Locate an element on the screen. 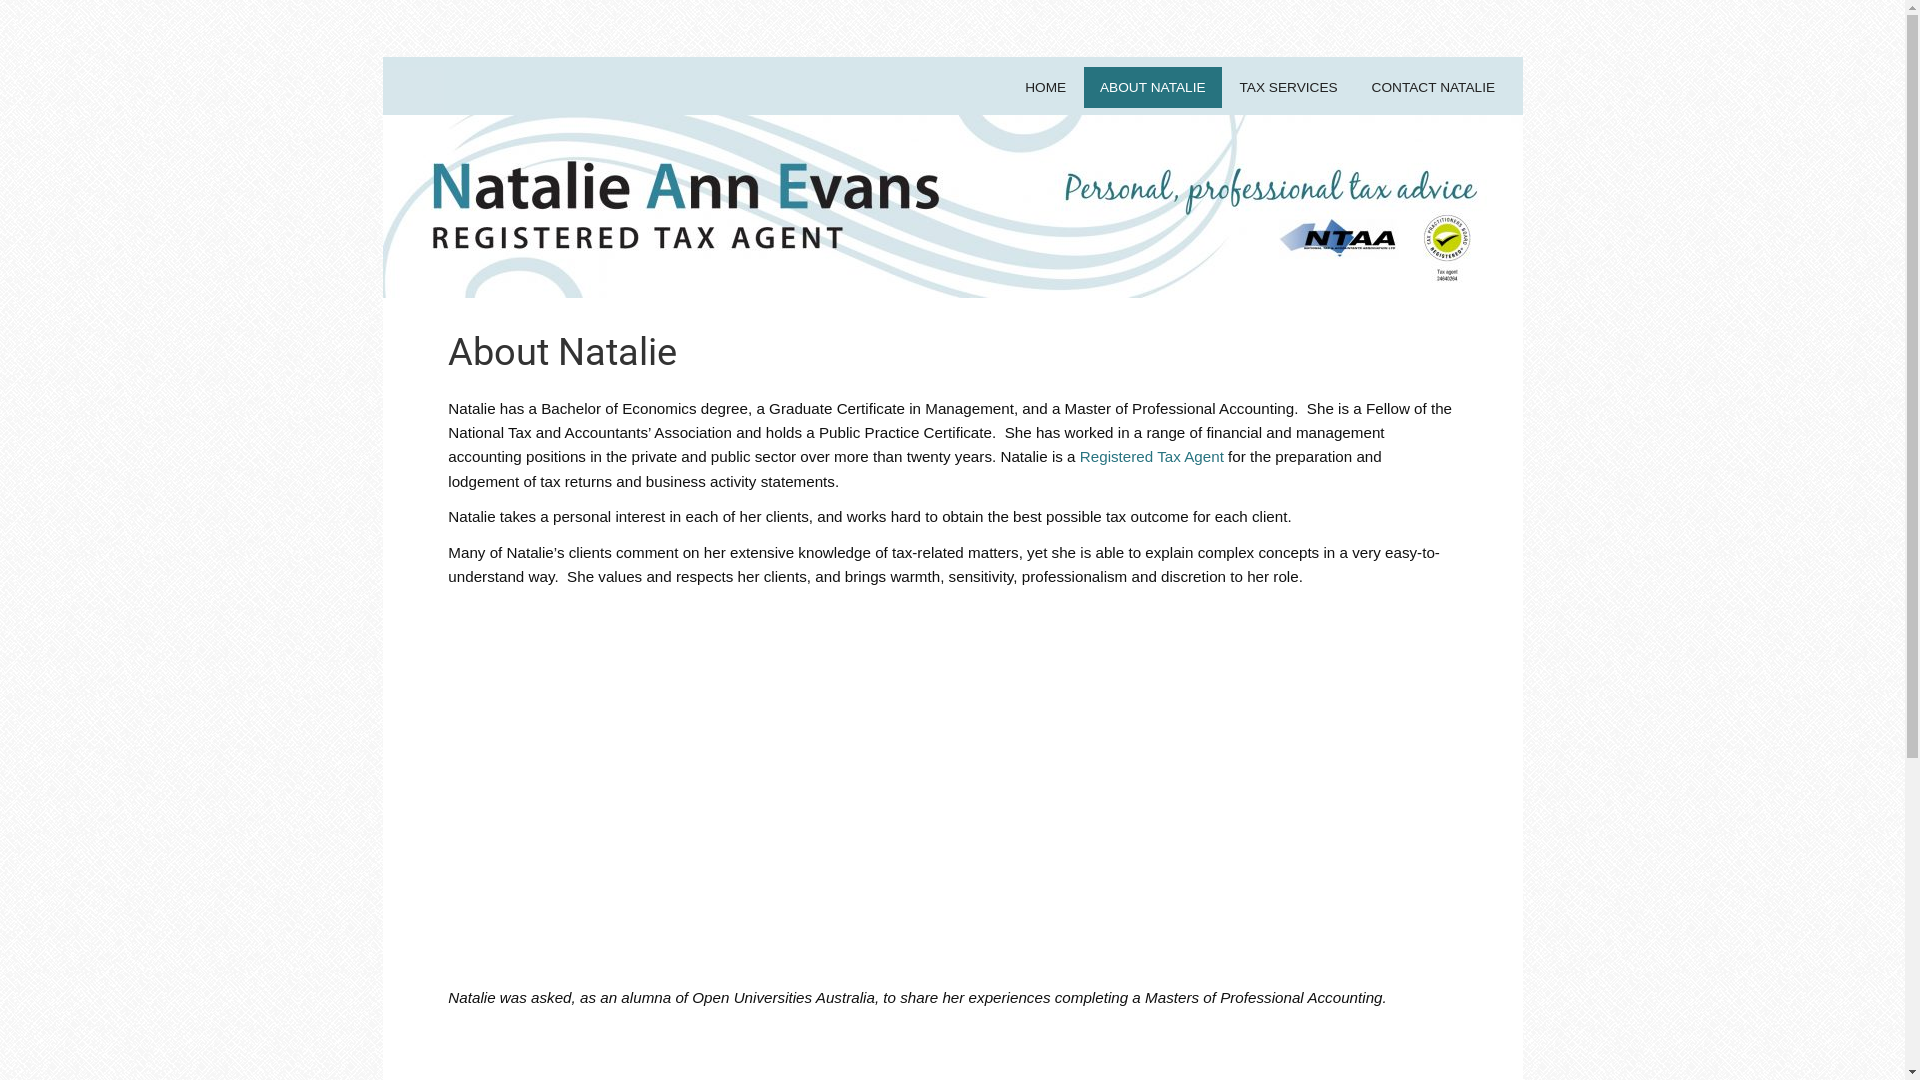 This screenshot has height=1080, width=1920. 'TAX SERVICES' is located at coordinates (1288, 86).